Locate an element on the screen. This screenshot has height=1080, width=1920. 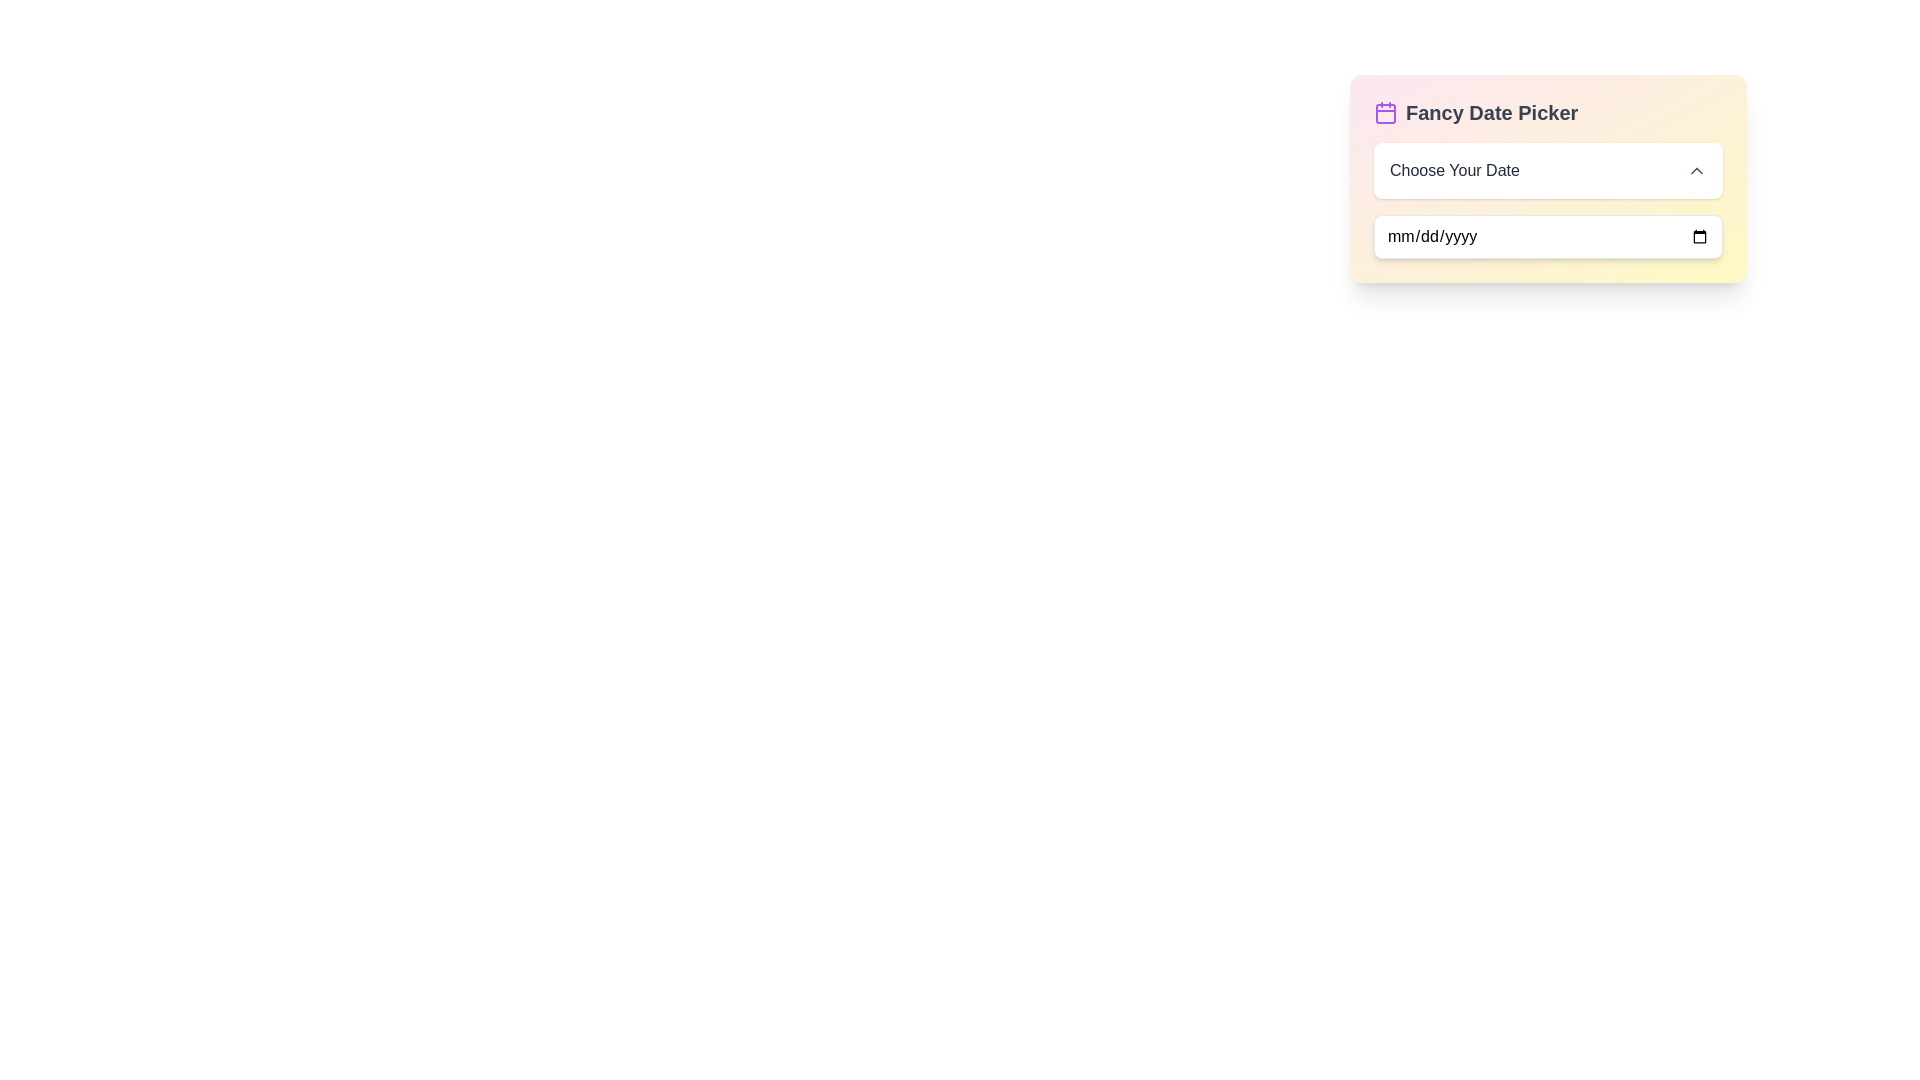
the icon located at the far-right of the 'Choose Your Date' section within the 'Fancy Date Picker' is located at coordinates (1696, 169).